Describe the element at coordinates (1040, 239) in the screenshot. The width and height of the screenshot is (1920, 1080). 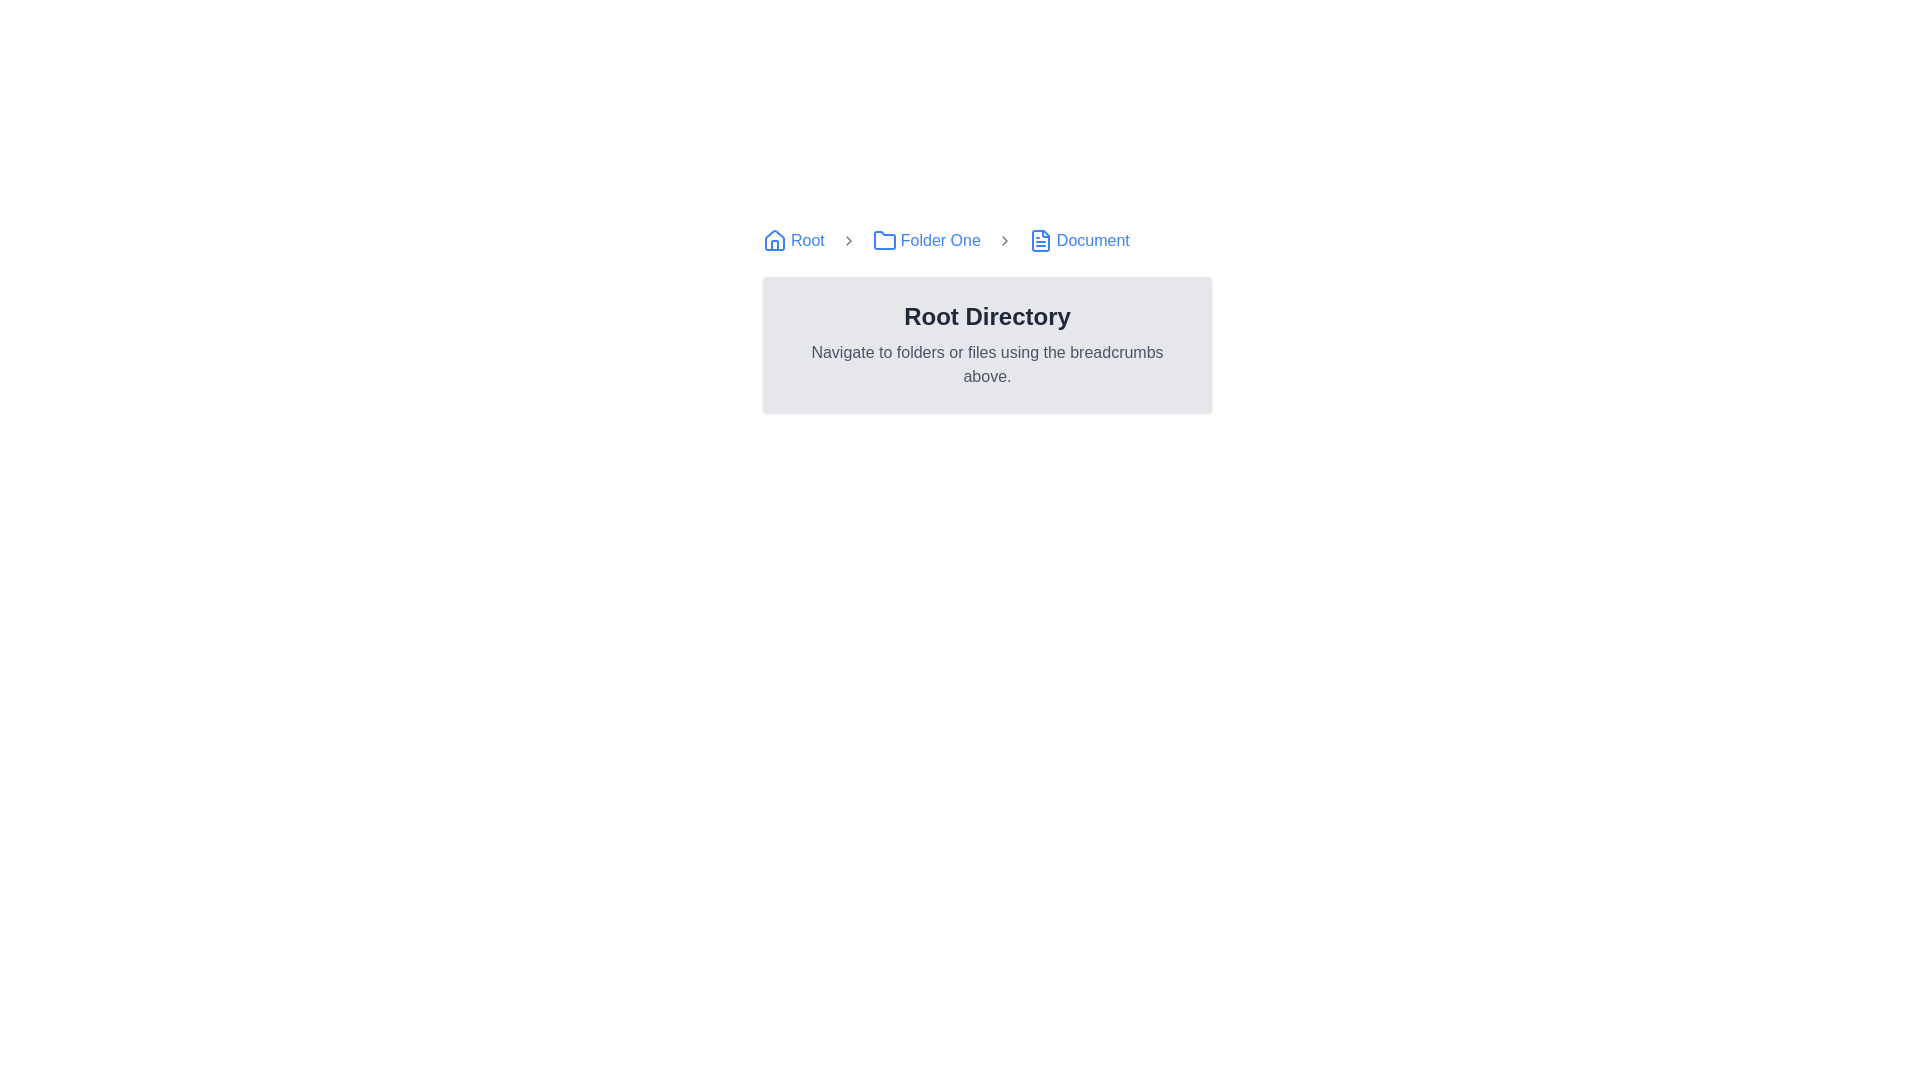
I see `the document icon located to the immediate left of the text 'Document' in the breadcrumb navigation system` at that location.